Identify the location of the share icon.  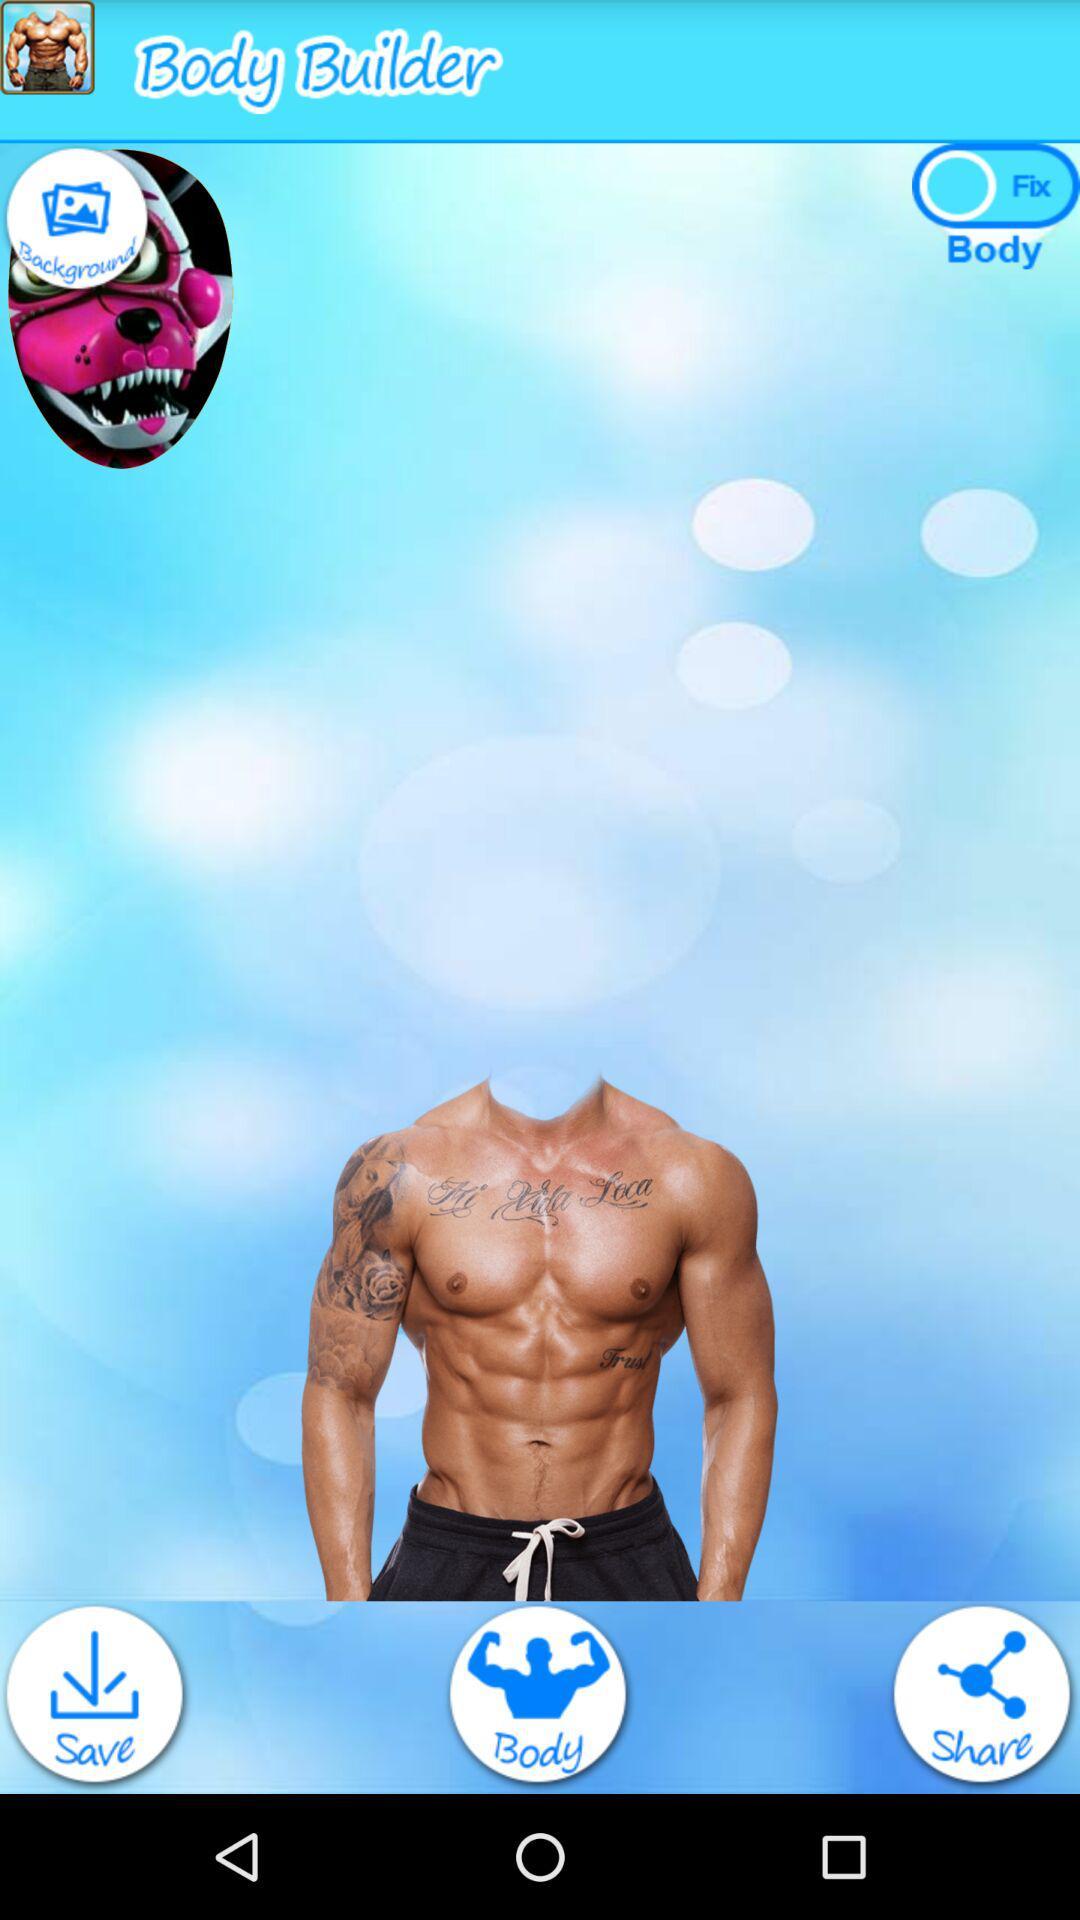
(982, 1816).